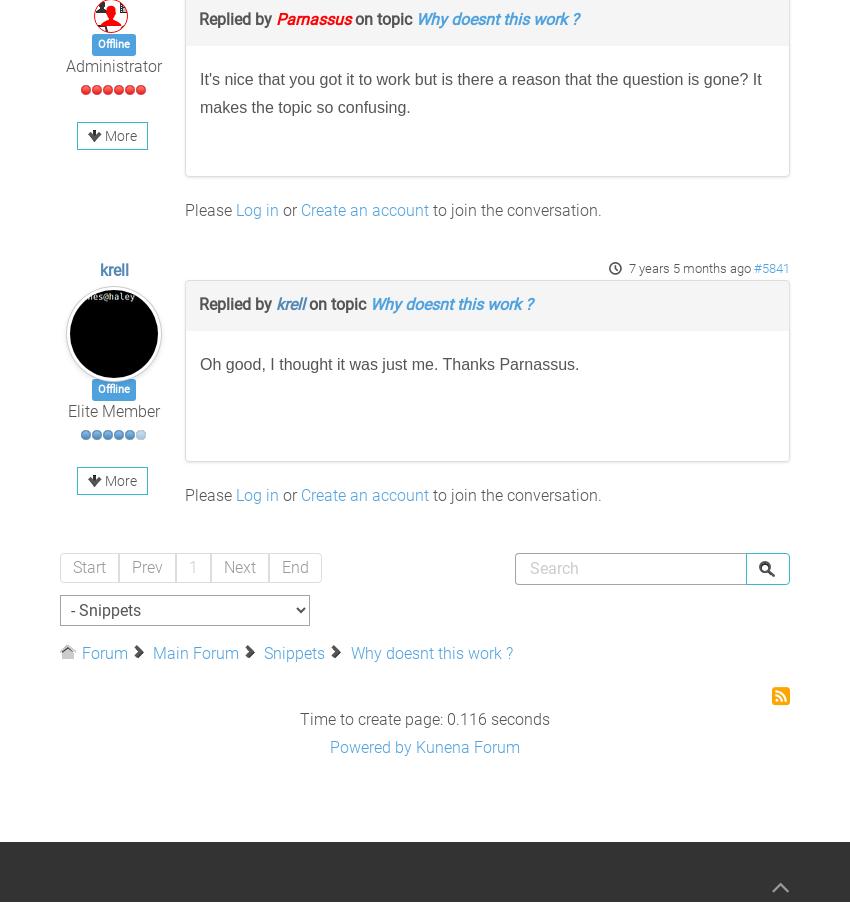 This screenshot has height=903, width=850. What do you see at coordinates (425, 719) in the screenshot?
I see `'Time to create page: 0.116 seconds'` at bounding box center [425, 719].